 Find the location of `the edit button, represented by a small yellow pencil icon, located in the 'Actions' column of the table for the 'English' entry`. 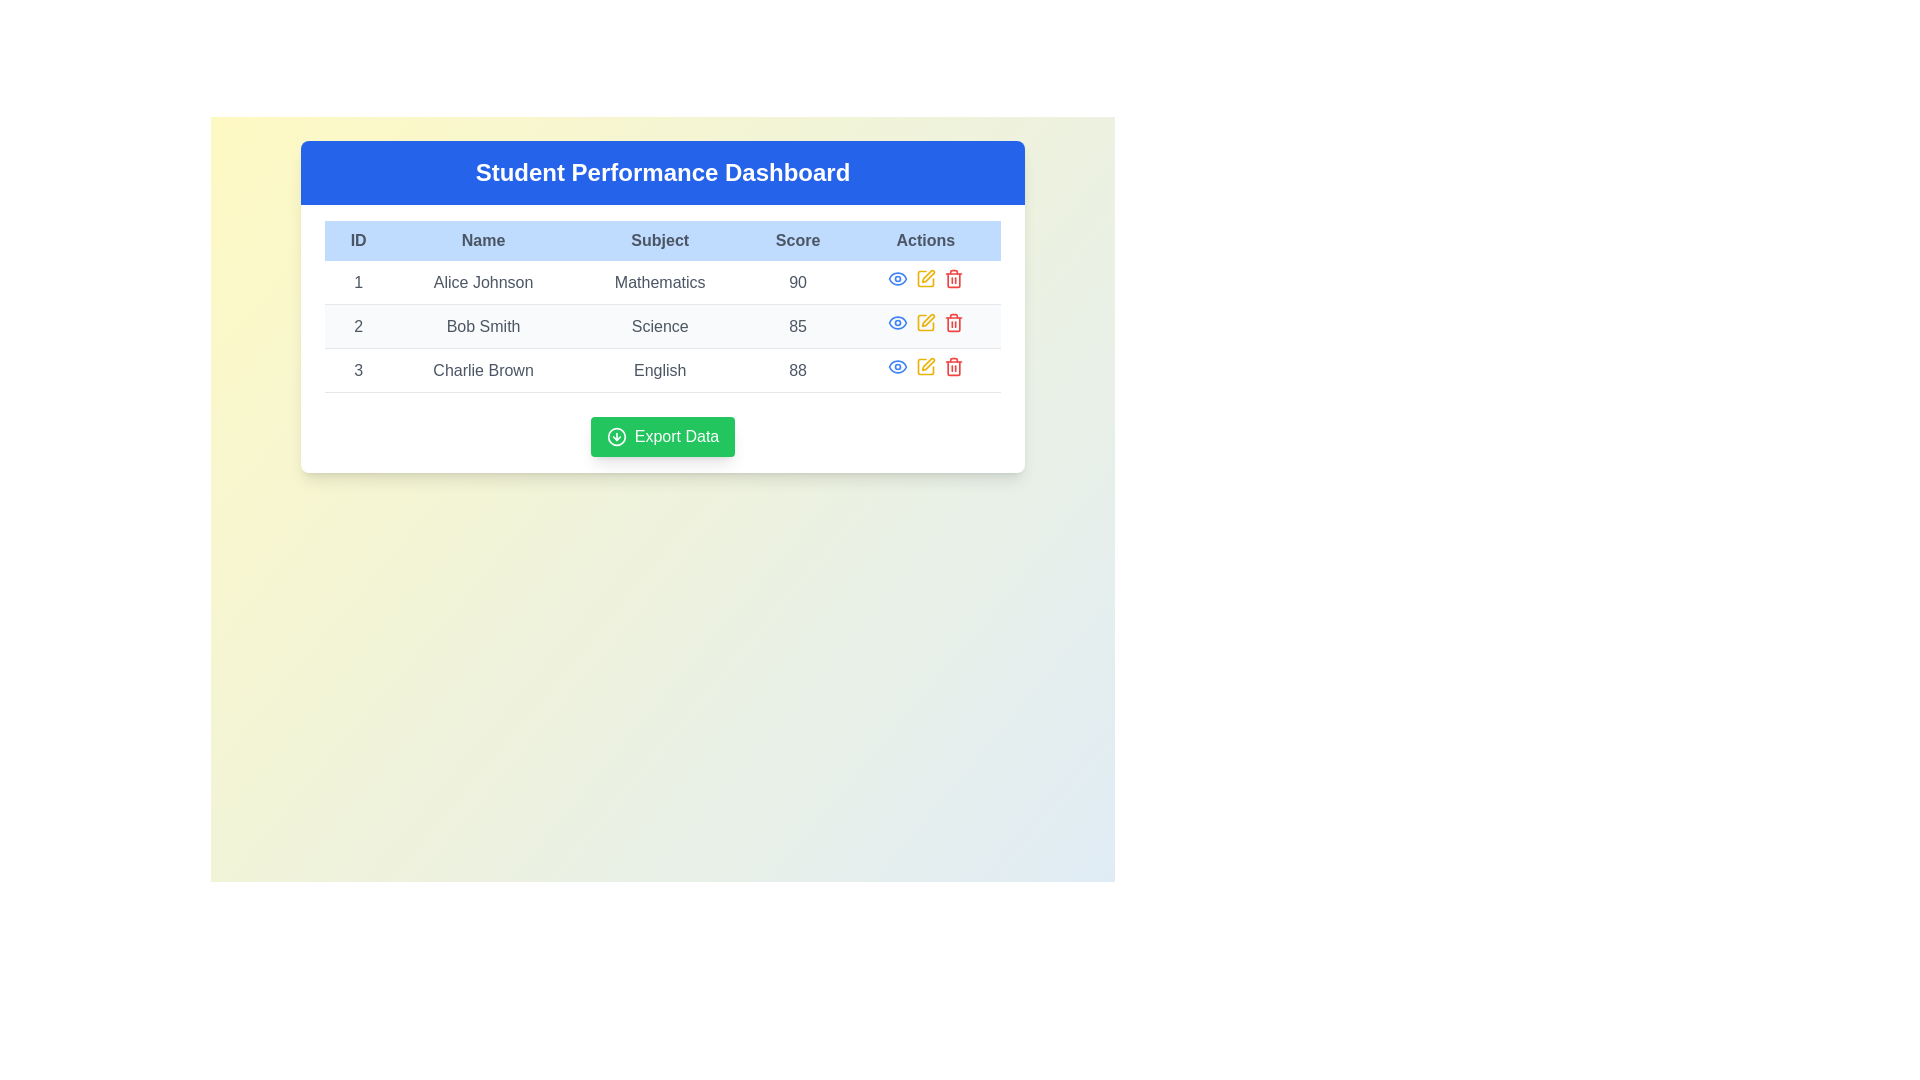

the edit button, represented by a small yellow pencil icon, located in the 'Actions' column of the table for the 'English' entry is located at coordinates (924, 366).